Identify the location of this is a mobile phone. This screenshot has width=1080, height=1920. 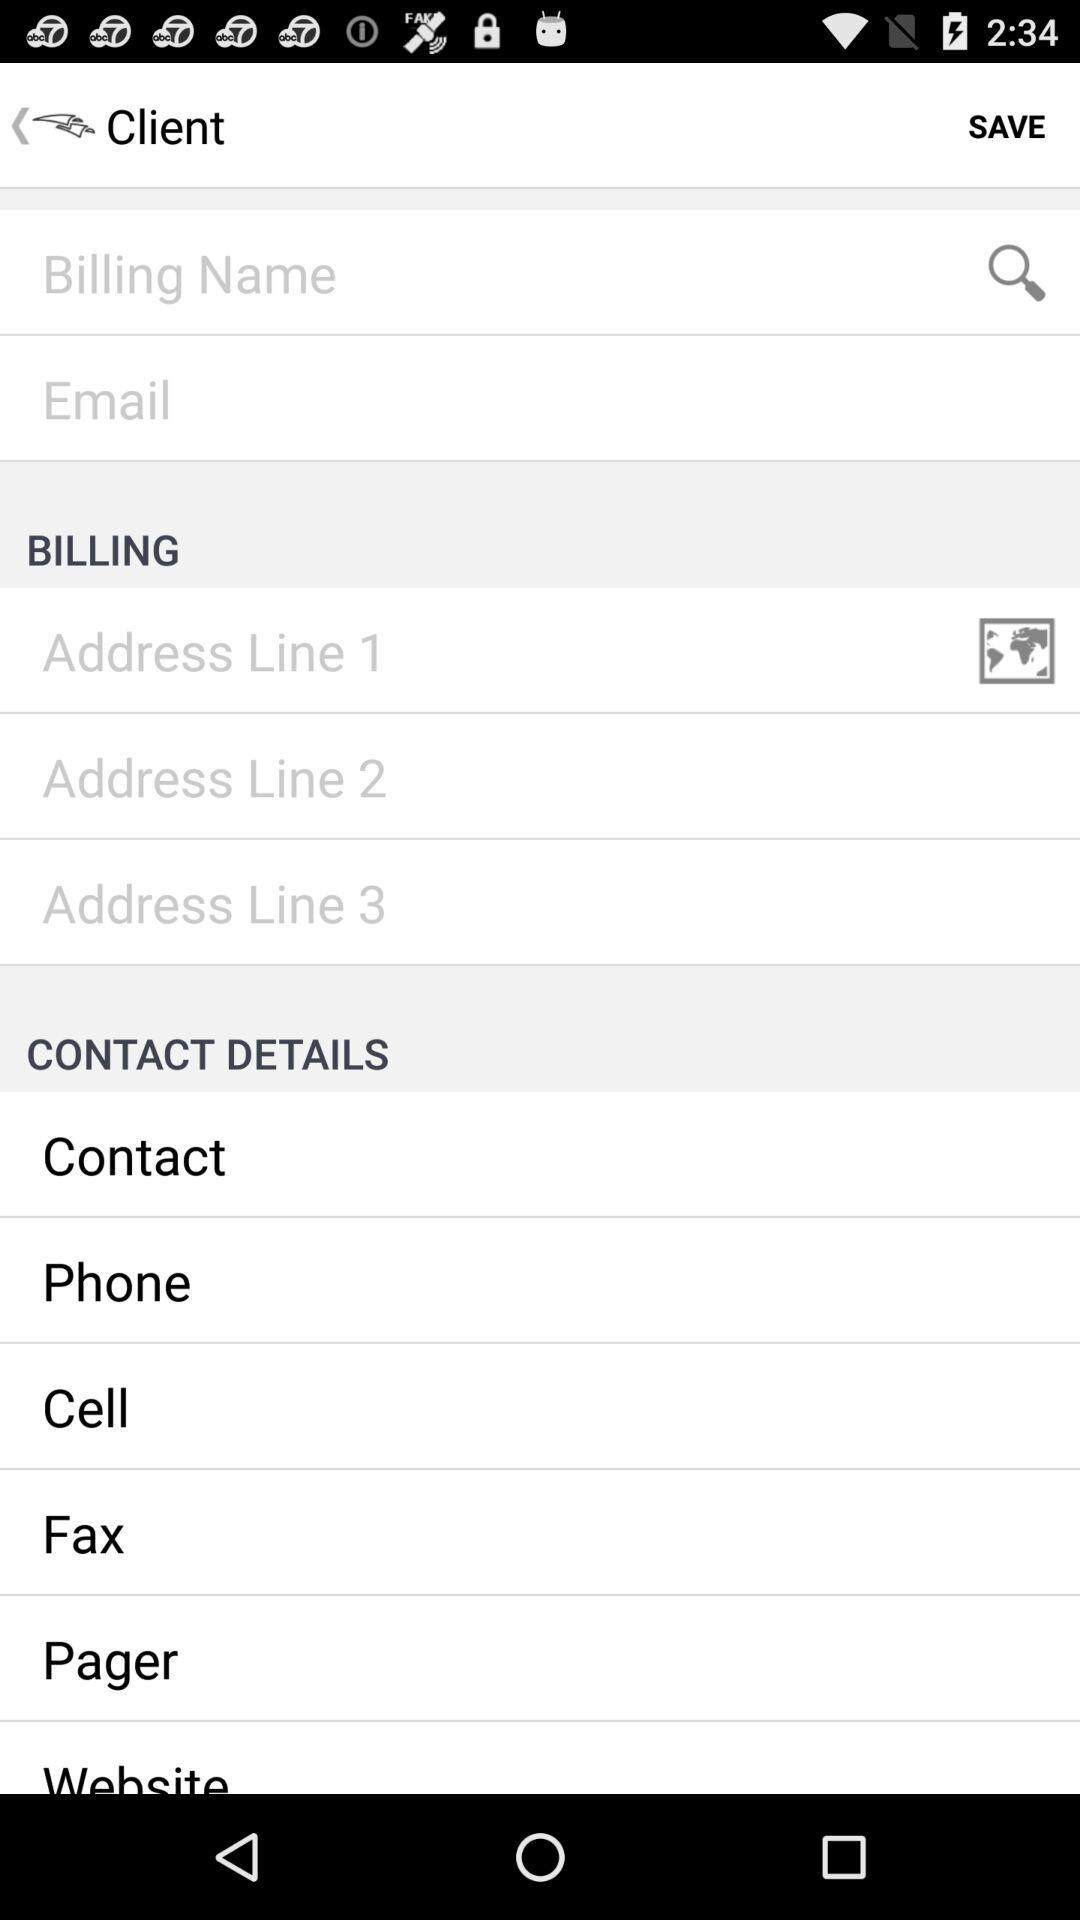
(540, 1405).